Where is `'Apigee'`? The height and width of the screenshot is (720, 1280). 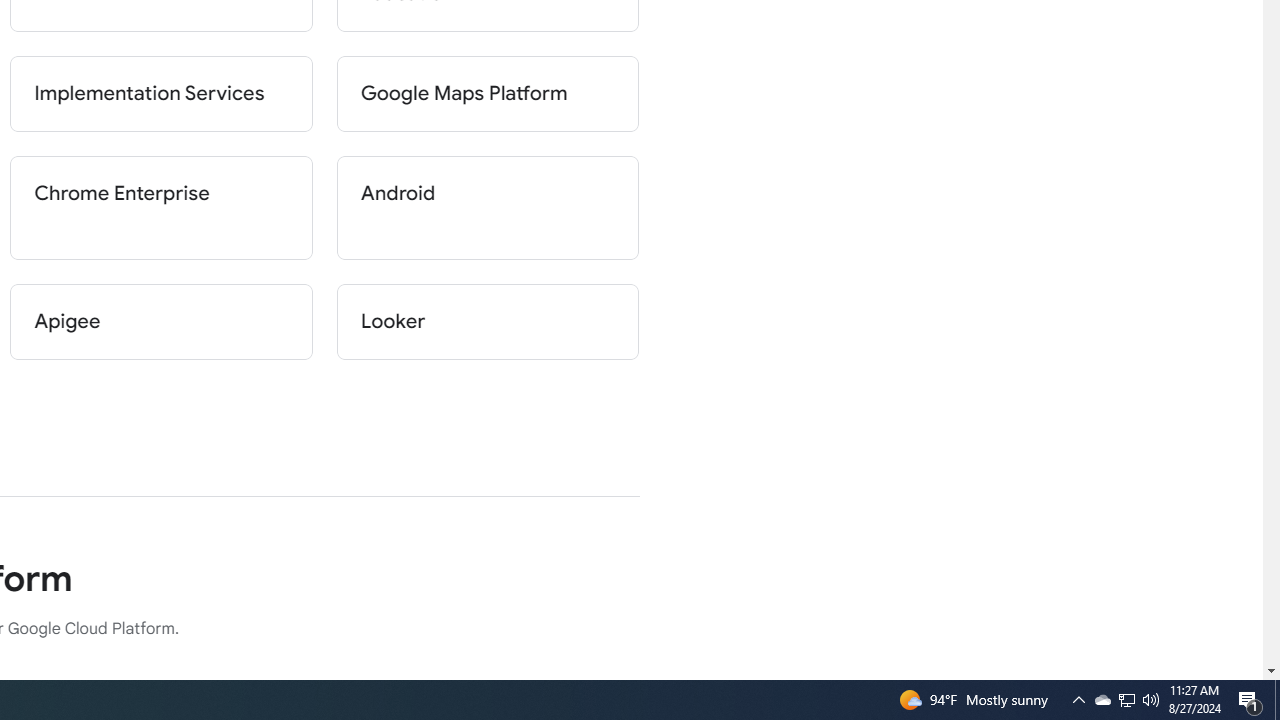
'Apigee' is located at coordinates (161, 320).